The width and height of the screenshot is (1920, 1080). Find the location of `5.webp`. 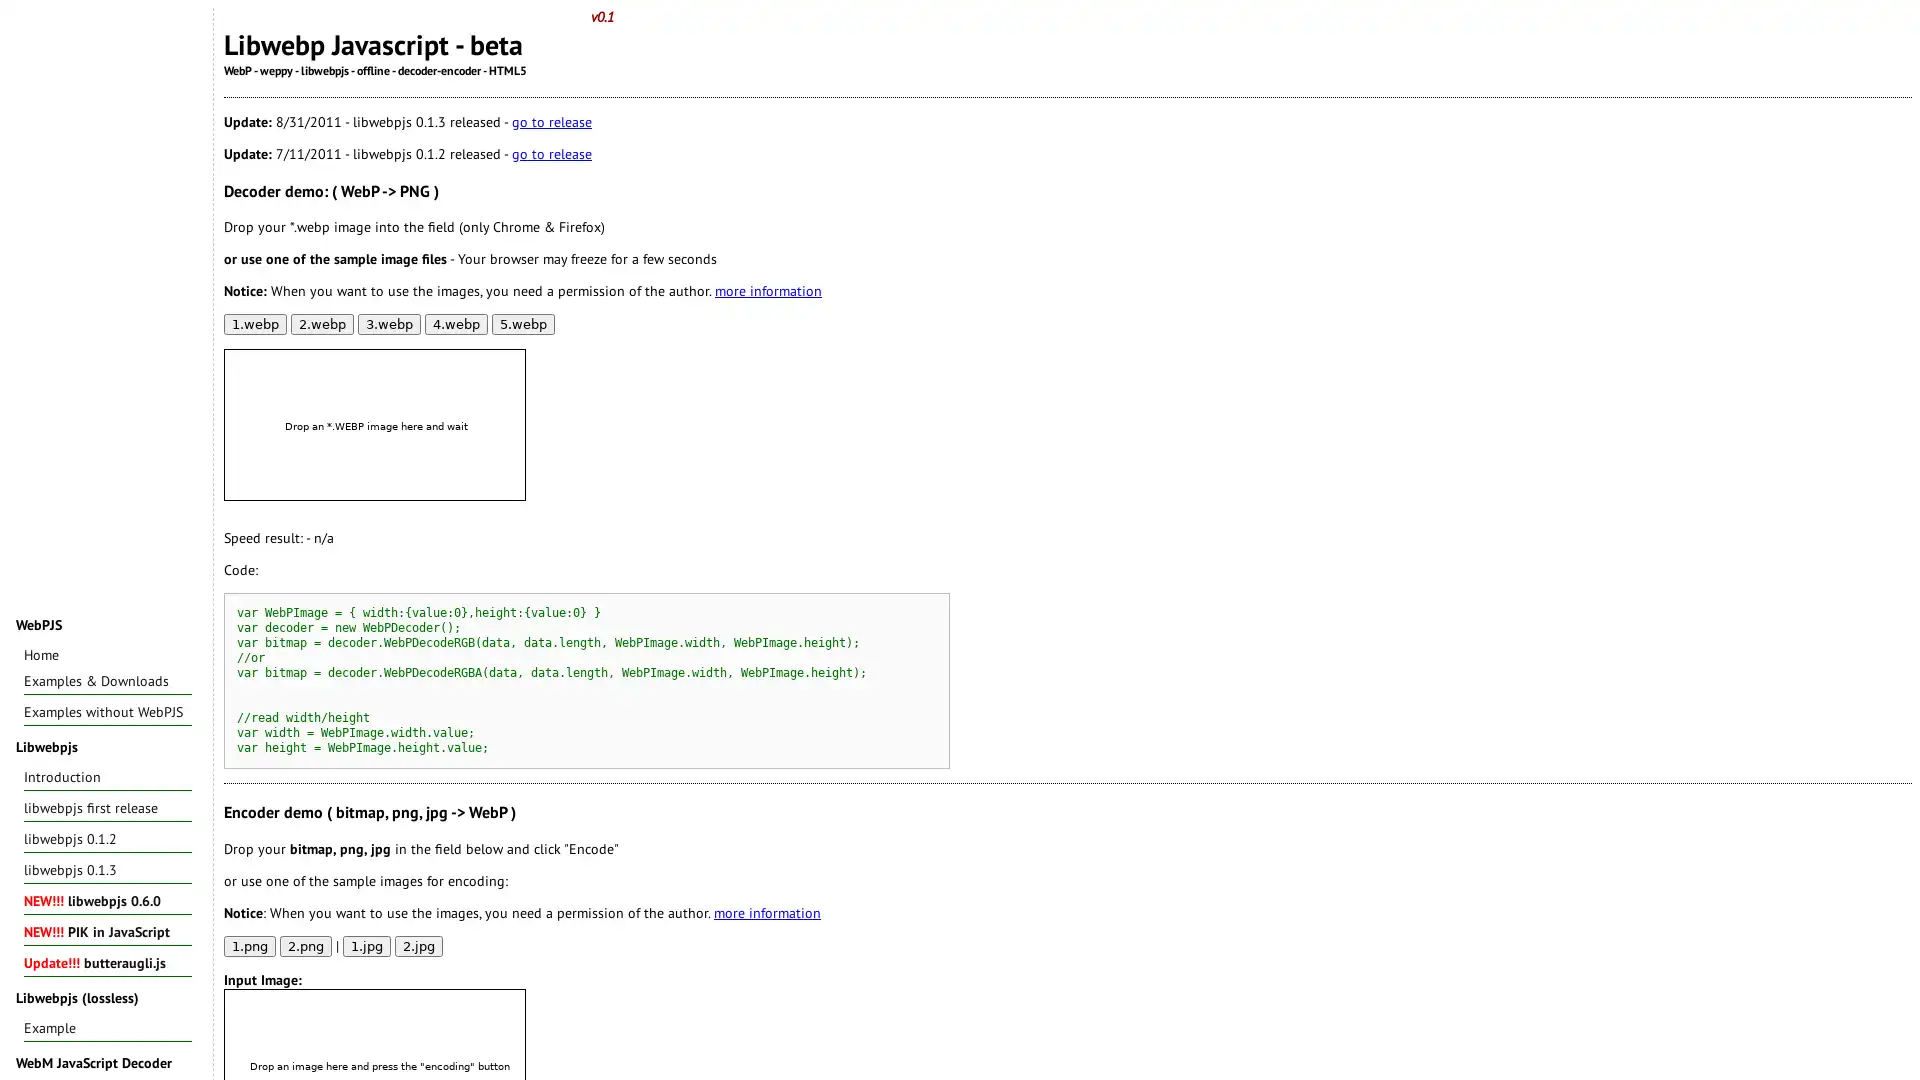

5.webp is located at coordinates (523, 323).